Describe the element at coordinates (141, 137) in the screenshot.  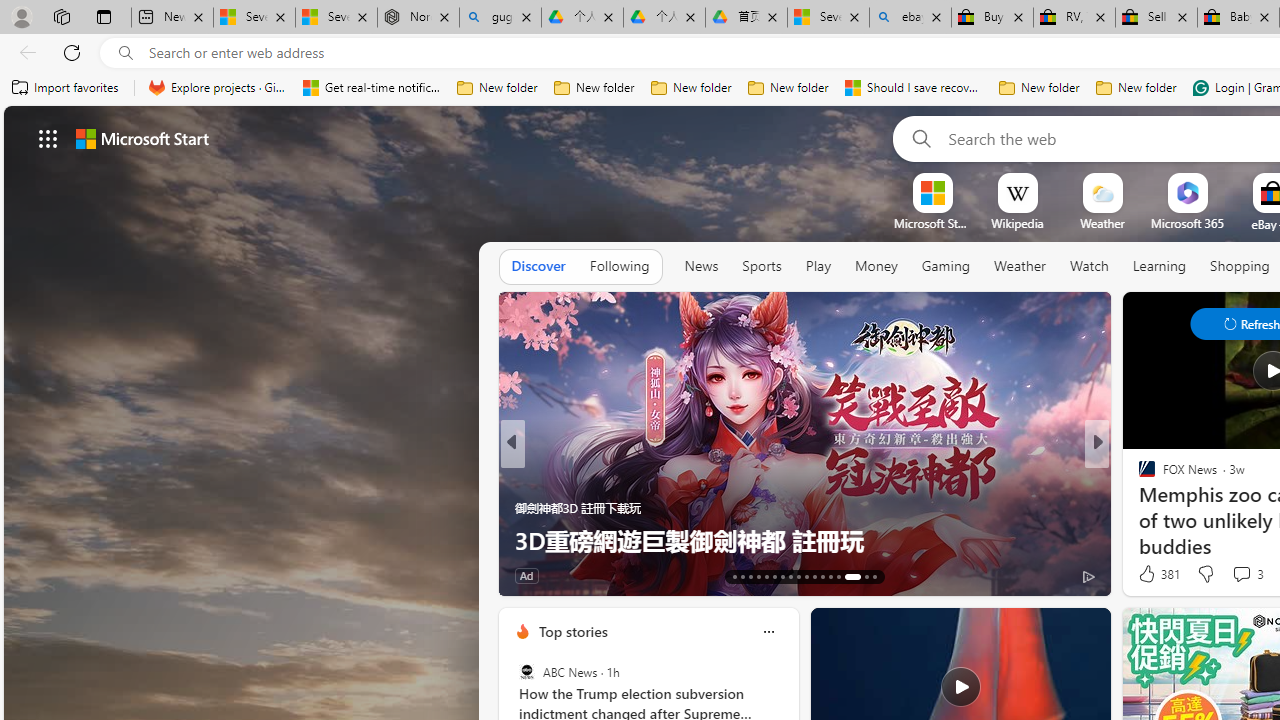
I see `'Microsoft start'` at that location.